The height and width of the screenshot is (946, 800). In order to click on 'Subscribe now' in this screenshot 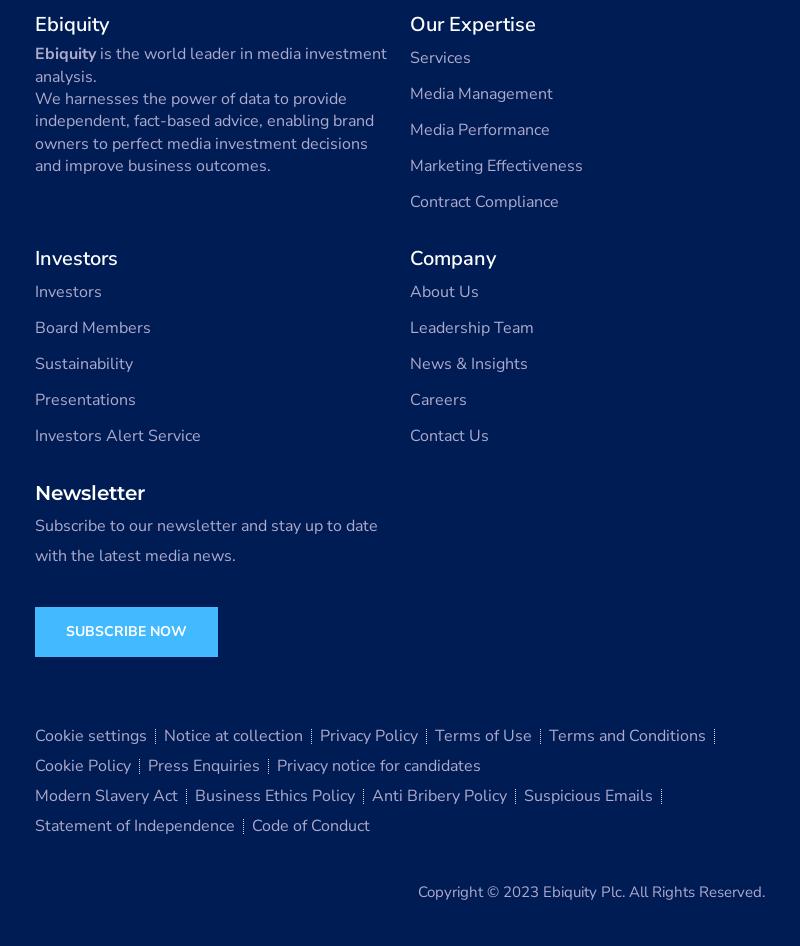, I will do `click(125, 631)`.